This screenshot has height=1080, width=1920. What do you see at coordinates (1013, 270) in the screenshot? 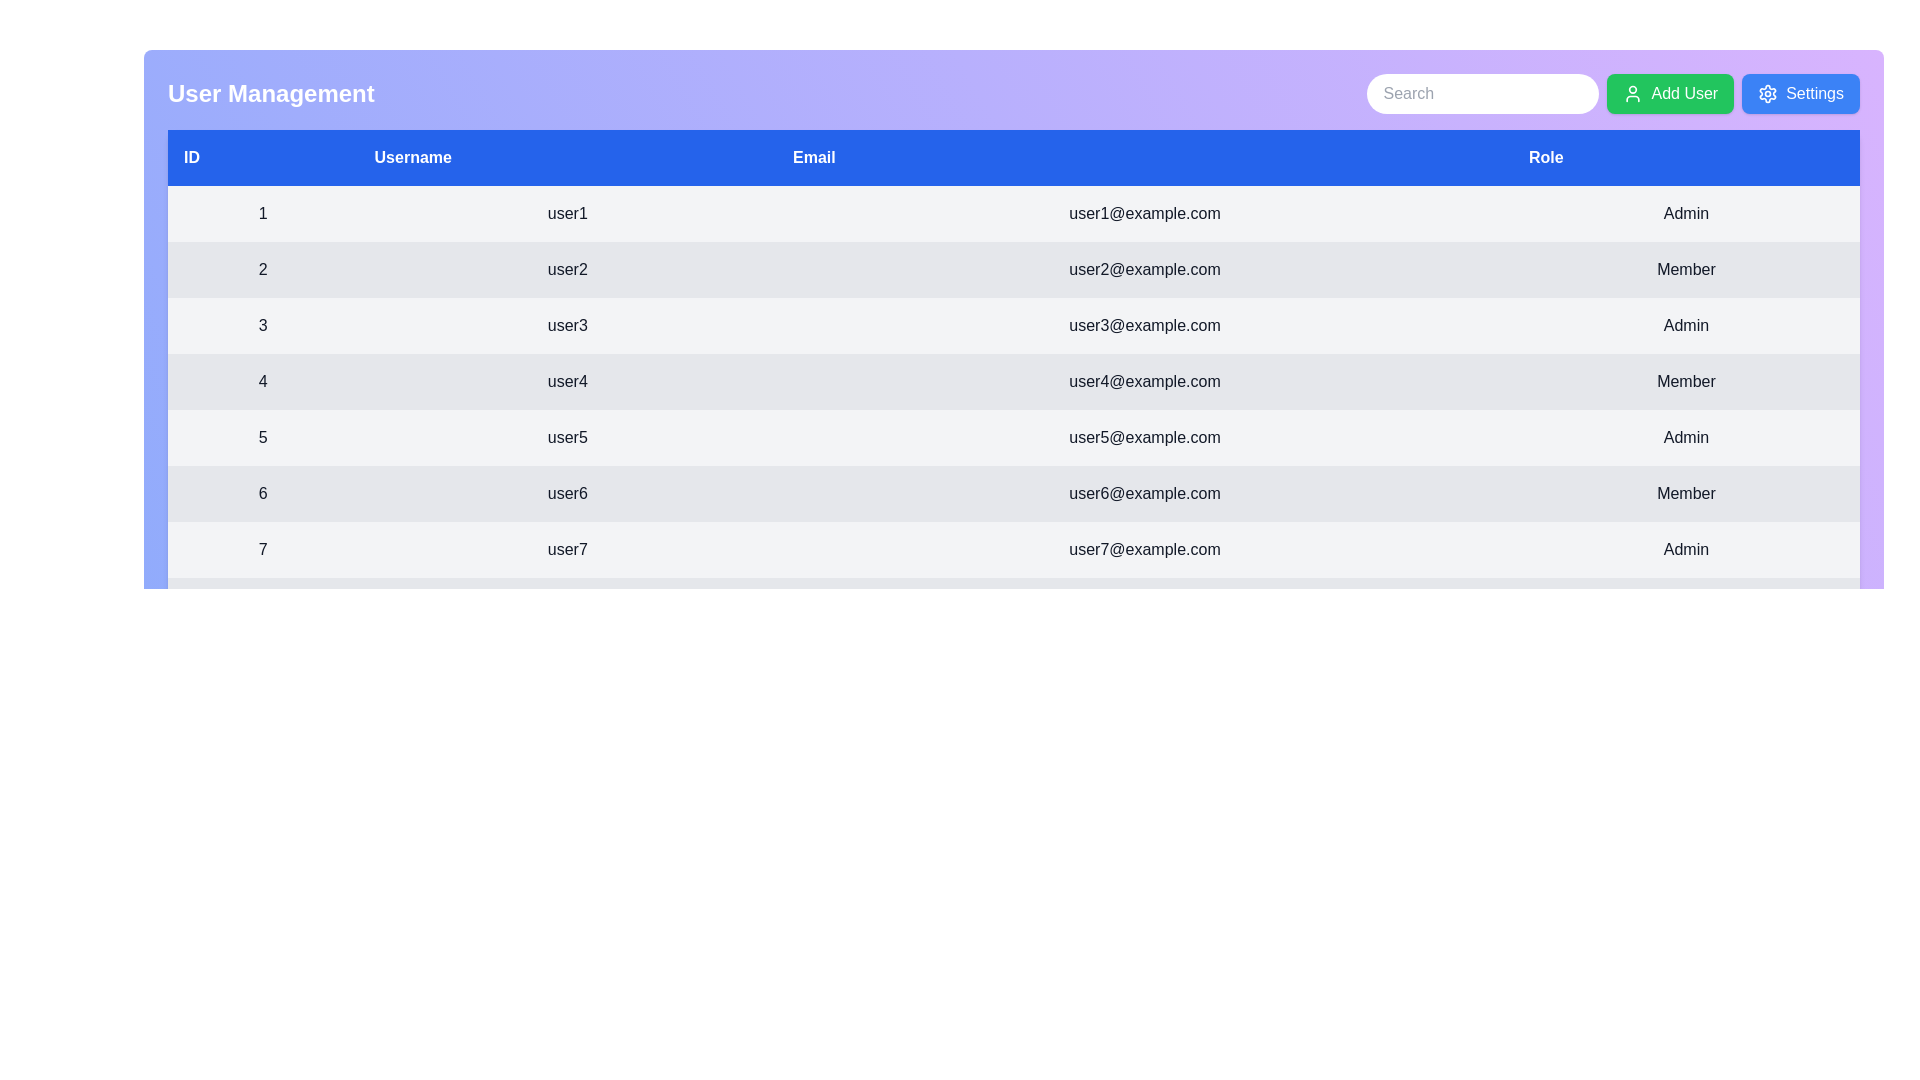
I see `the row corresponding to 2` at bounding box center [1013, 270].